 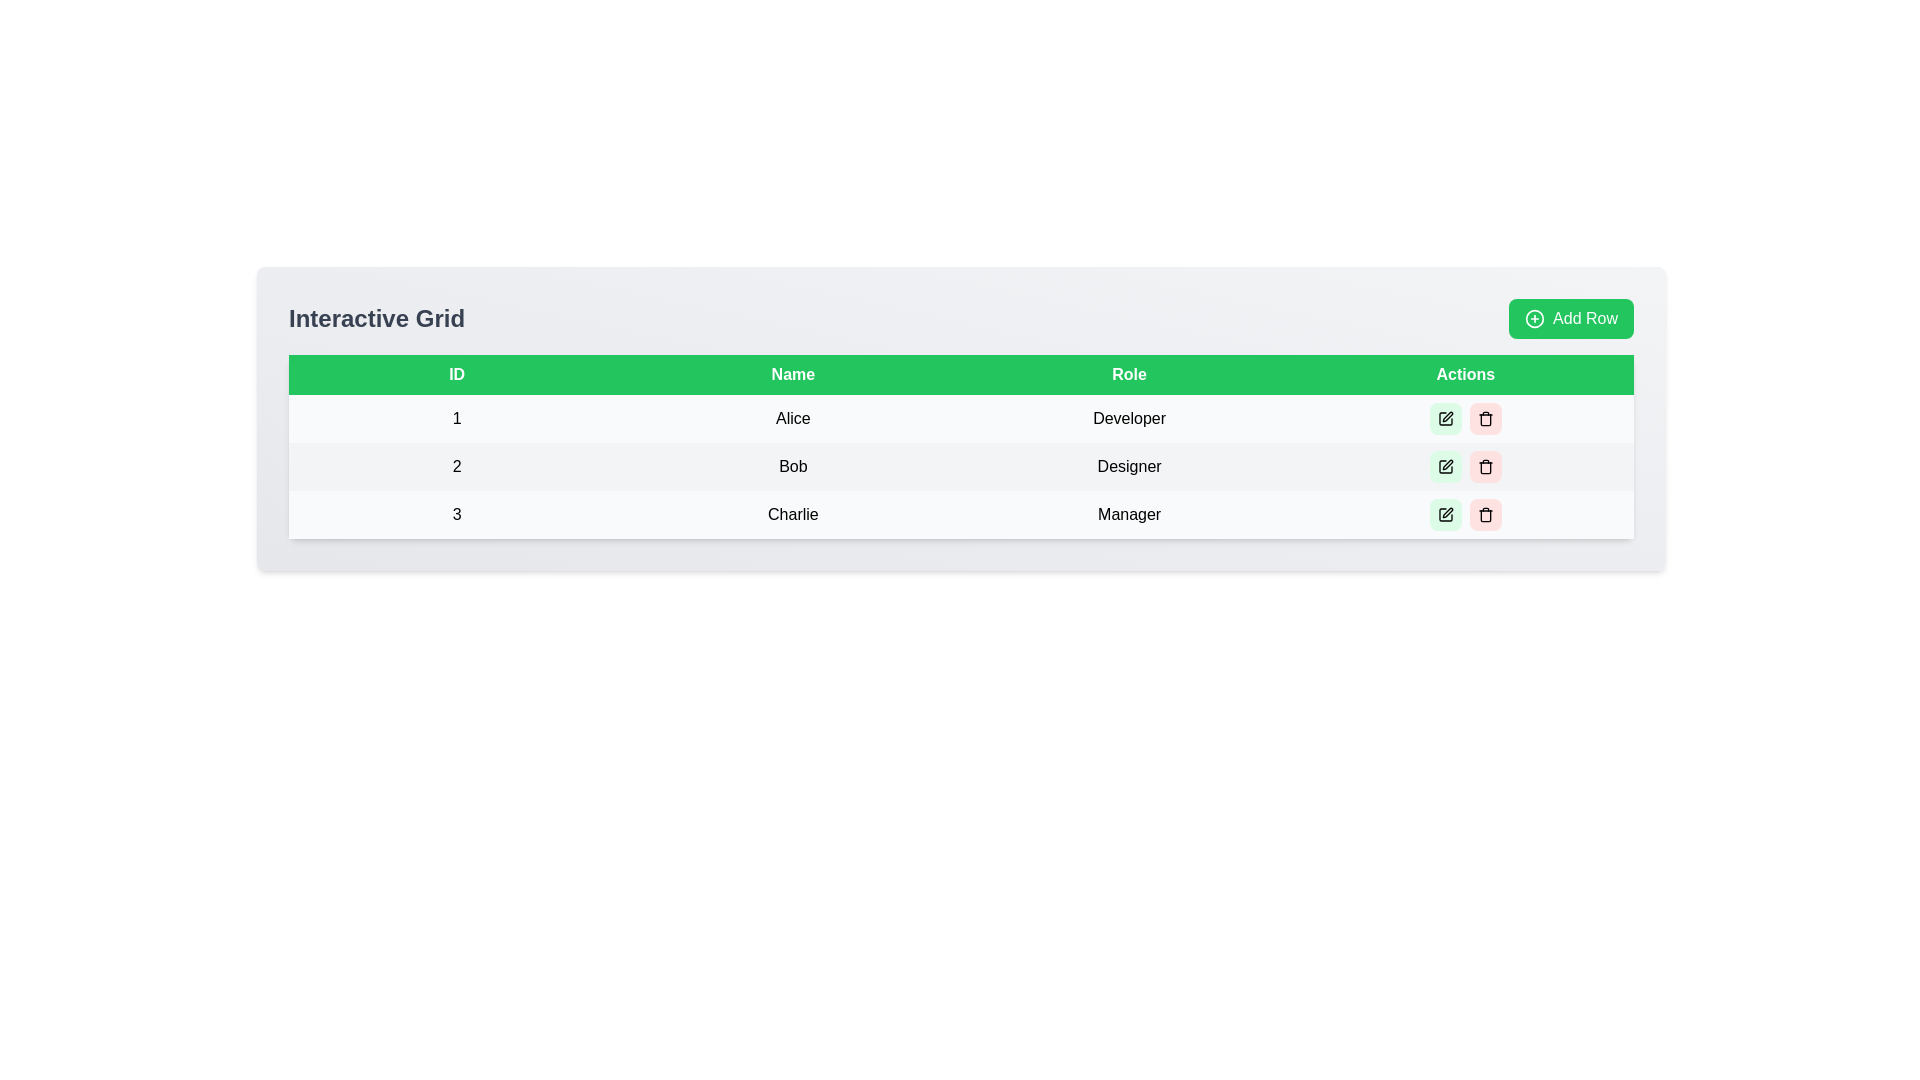 I want to click on the static text label in the 'Role' column of the first row of the table, which provides information about the person's role, so click(x=1129, y=418).